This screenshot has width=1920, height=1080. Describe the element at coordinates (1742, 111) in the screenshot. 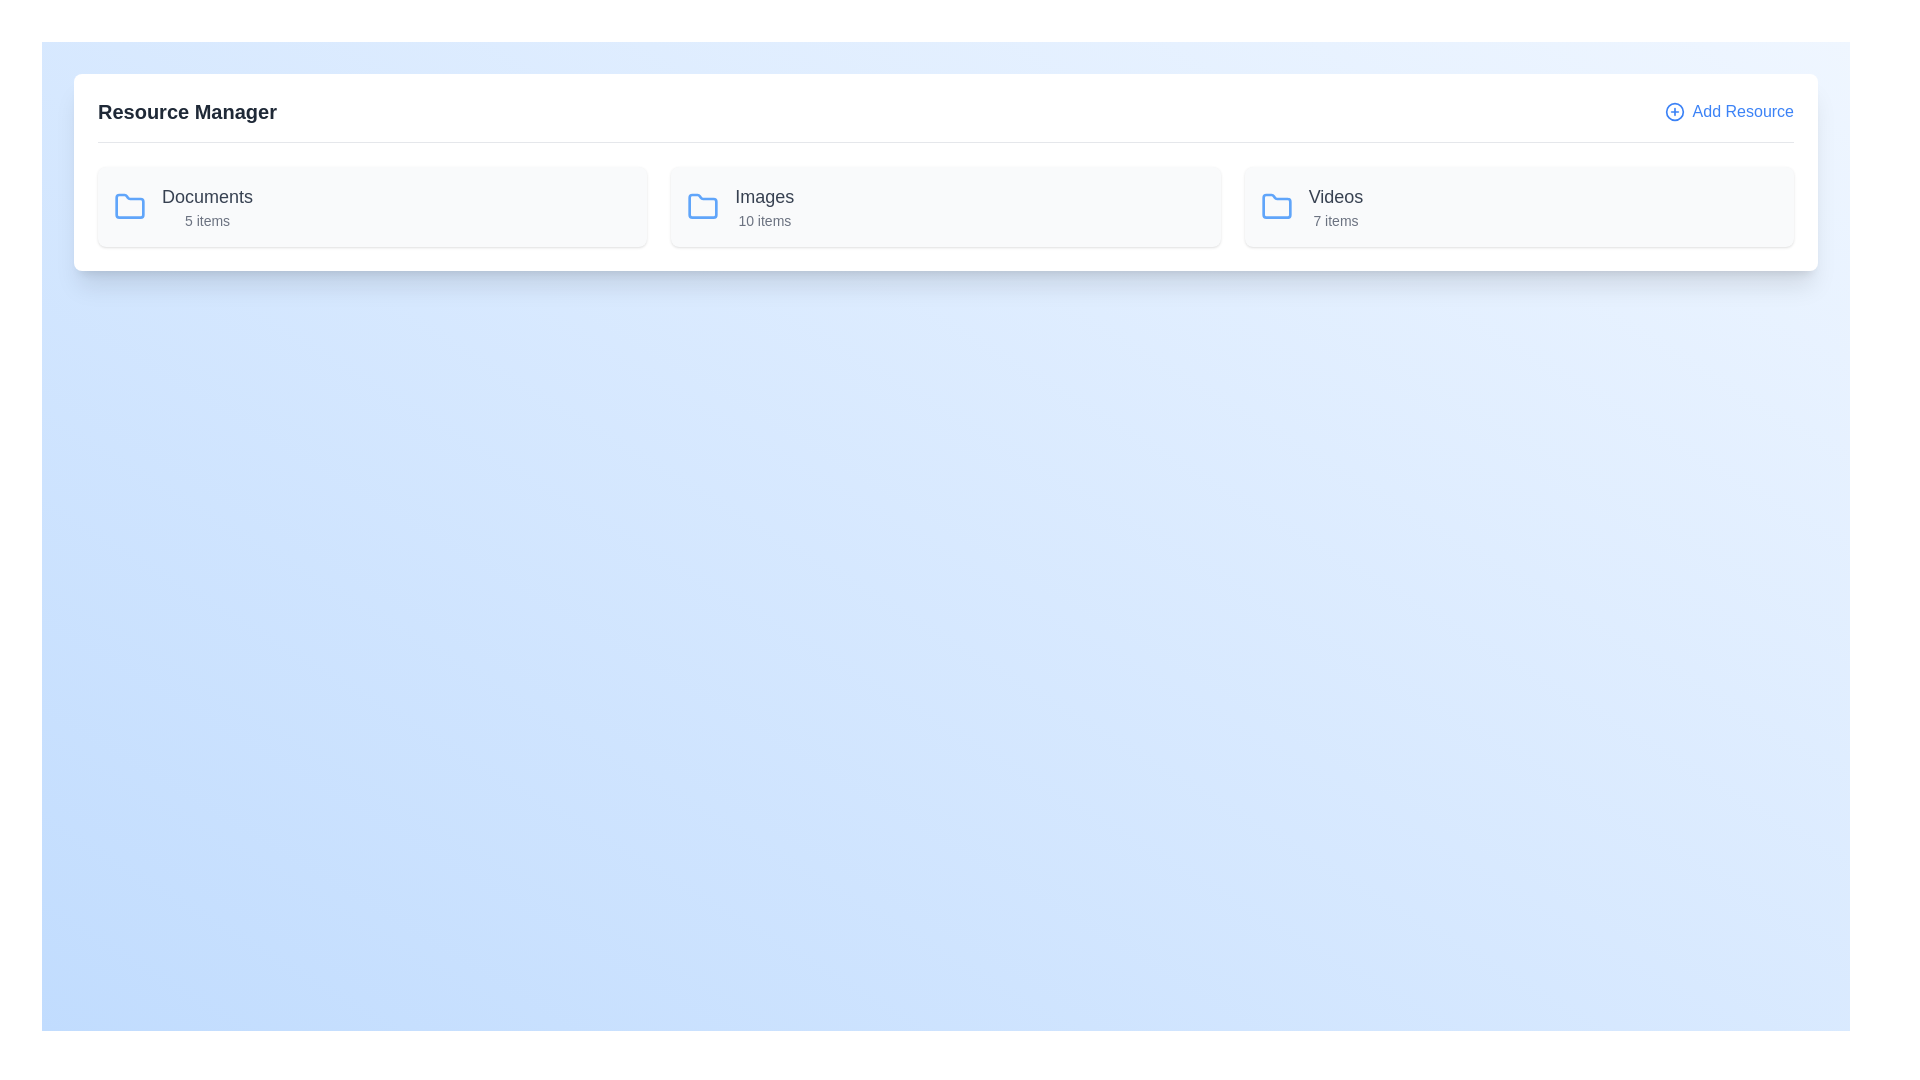

I see `the label positioned at the top right of the interface, located to the right of the '+' icon` at that location.